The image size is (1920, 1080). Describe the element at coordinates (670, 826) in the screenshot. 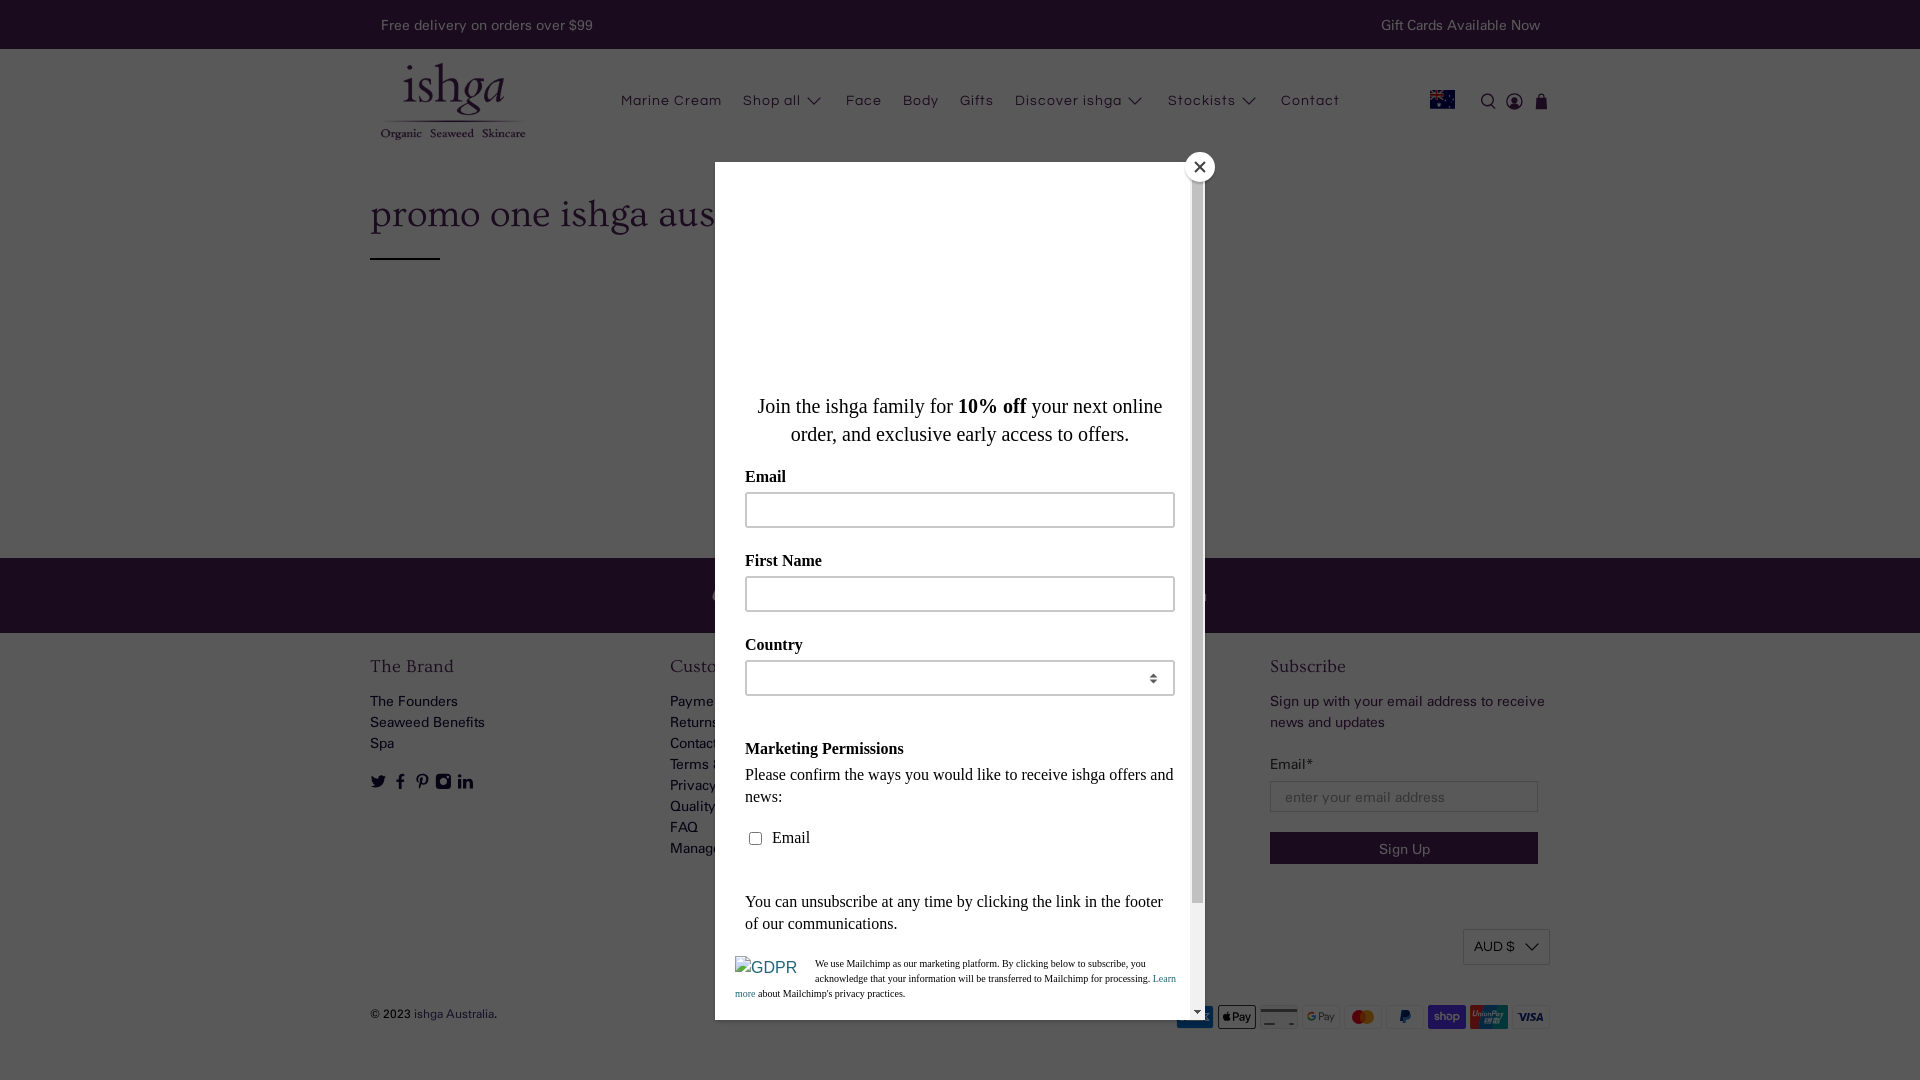

I see `'FAQ'` at that location.